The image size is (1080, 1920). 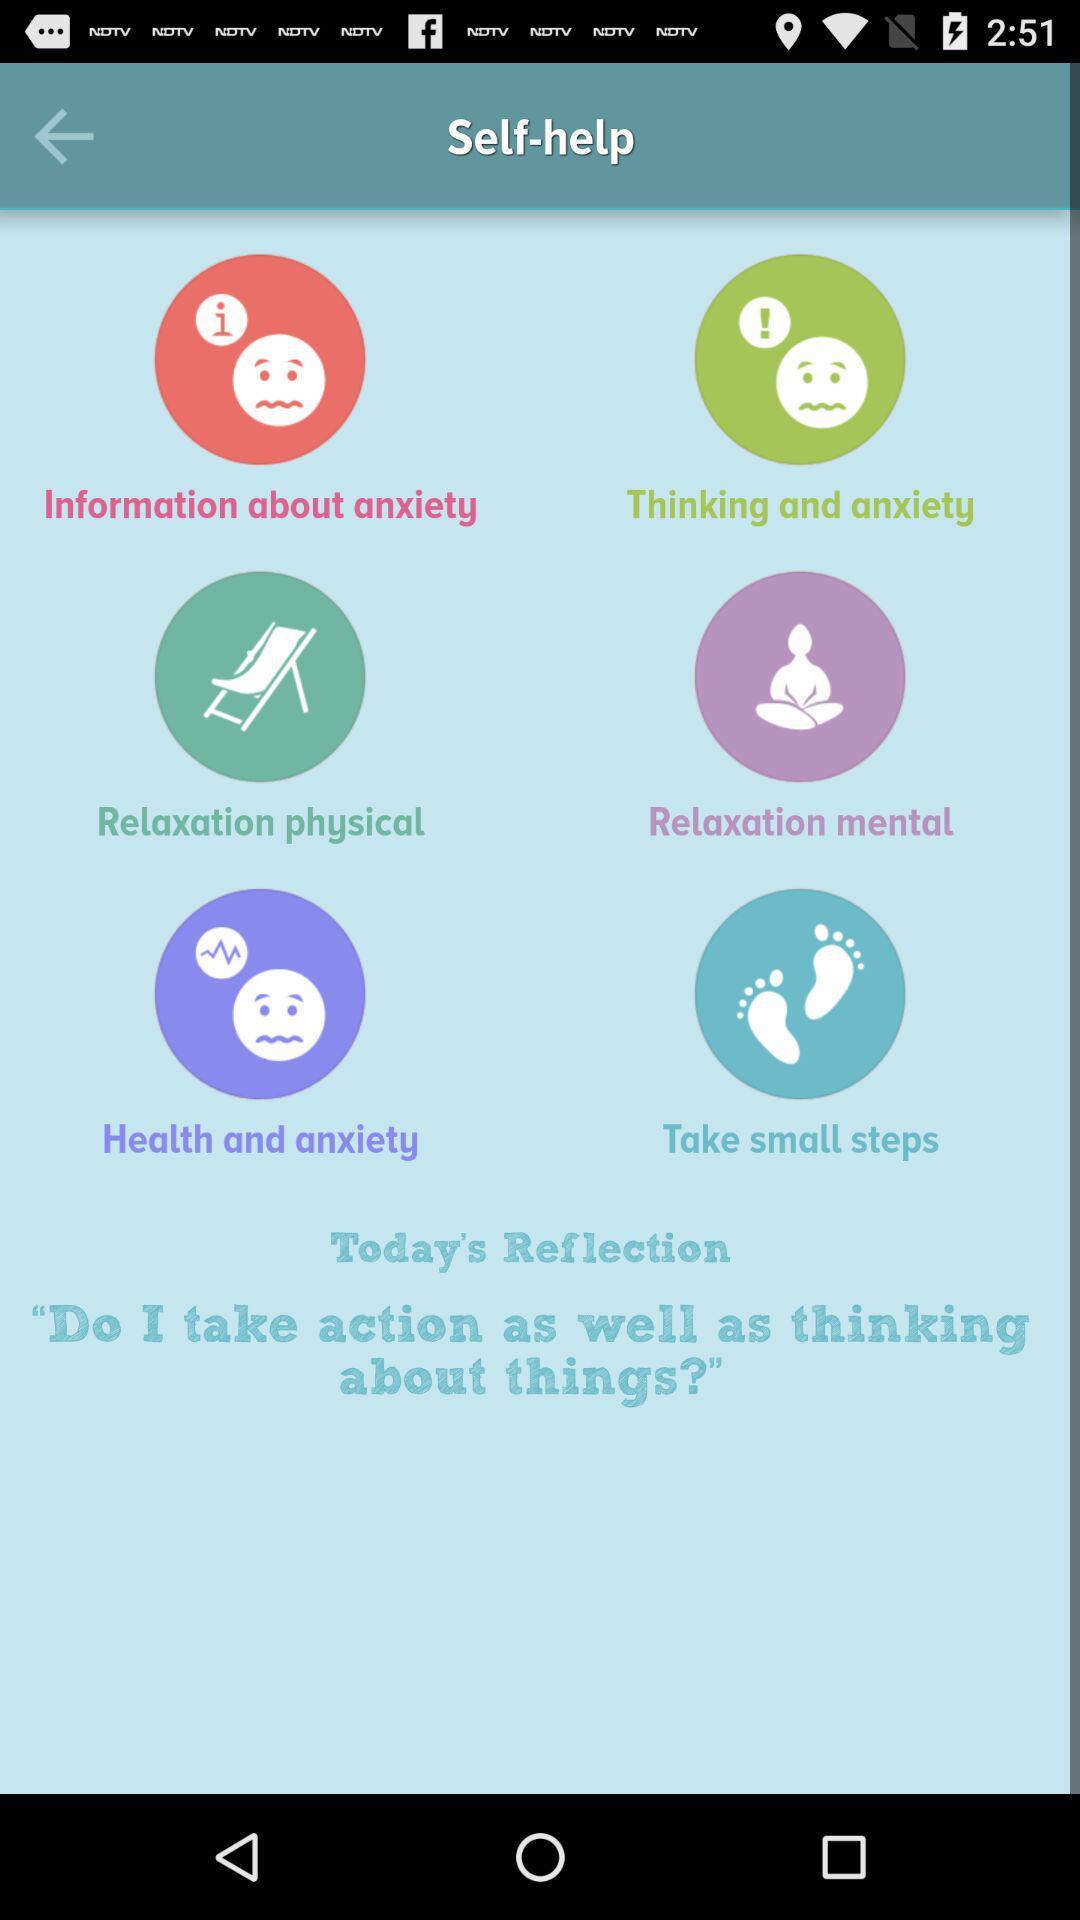 I want to click on the item above the health and anxiety, so click(x=270, y=706).